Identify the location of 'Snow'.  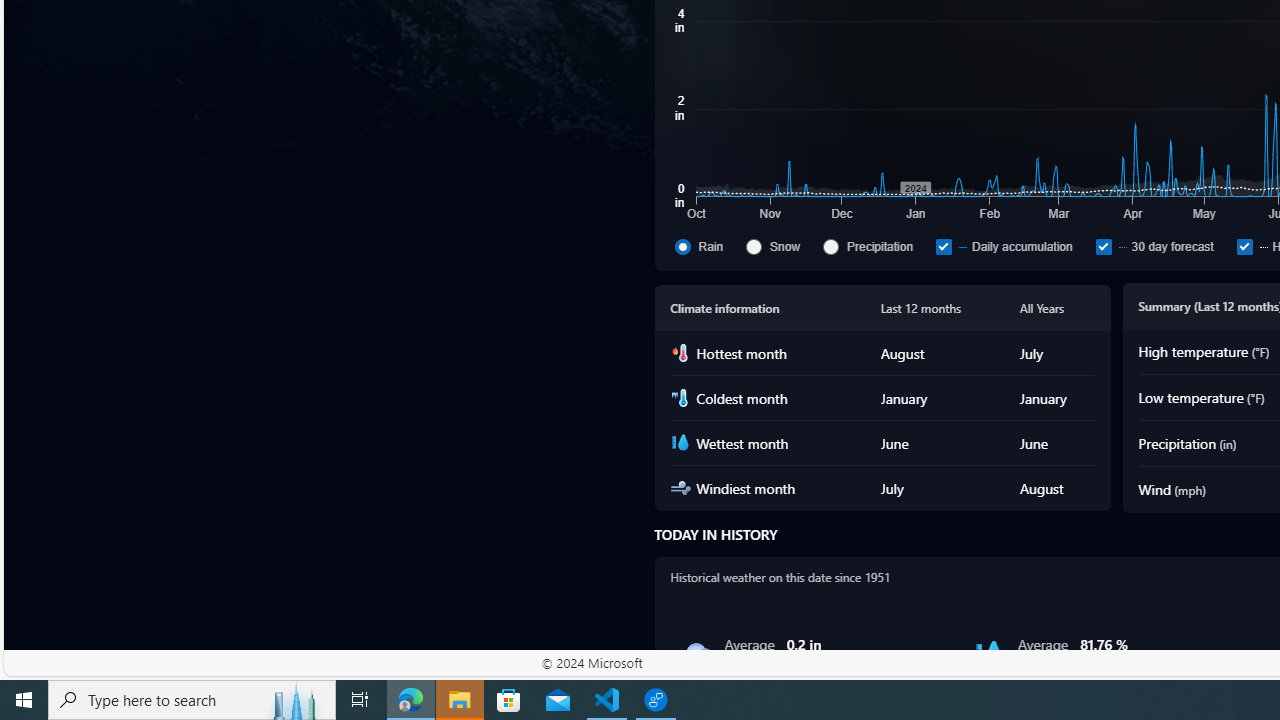
(780, 245).